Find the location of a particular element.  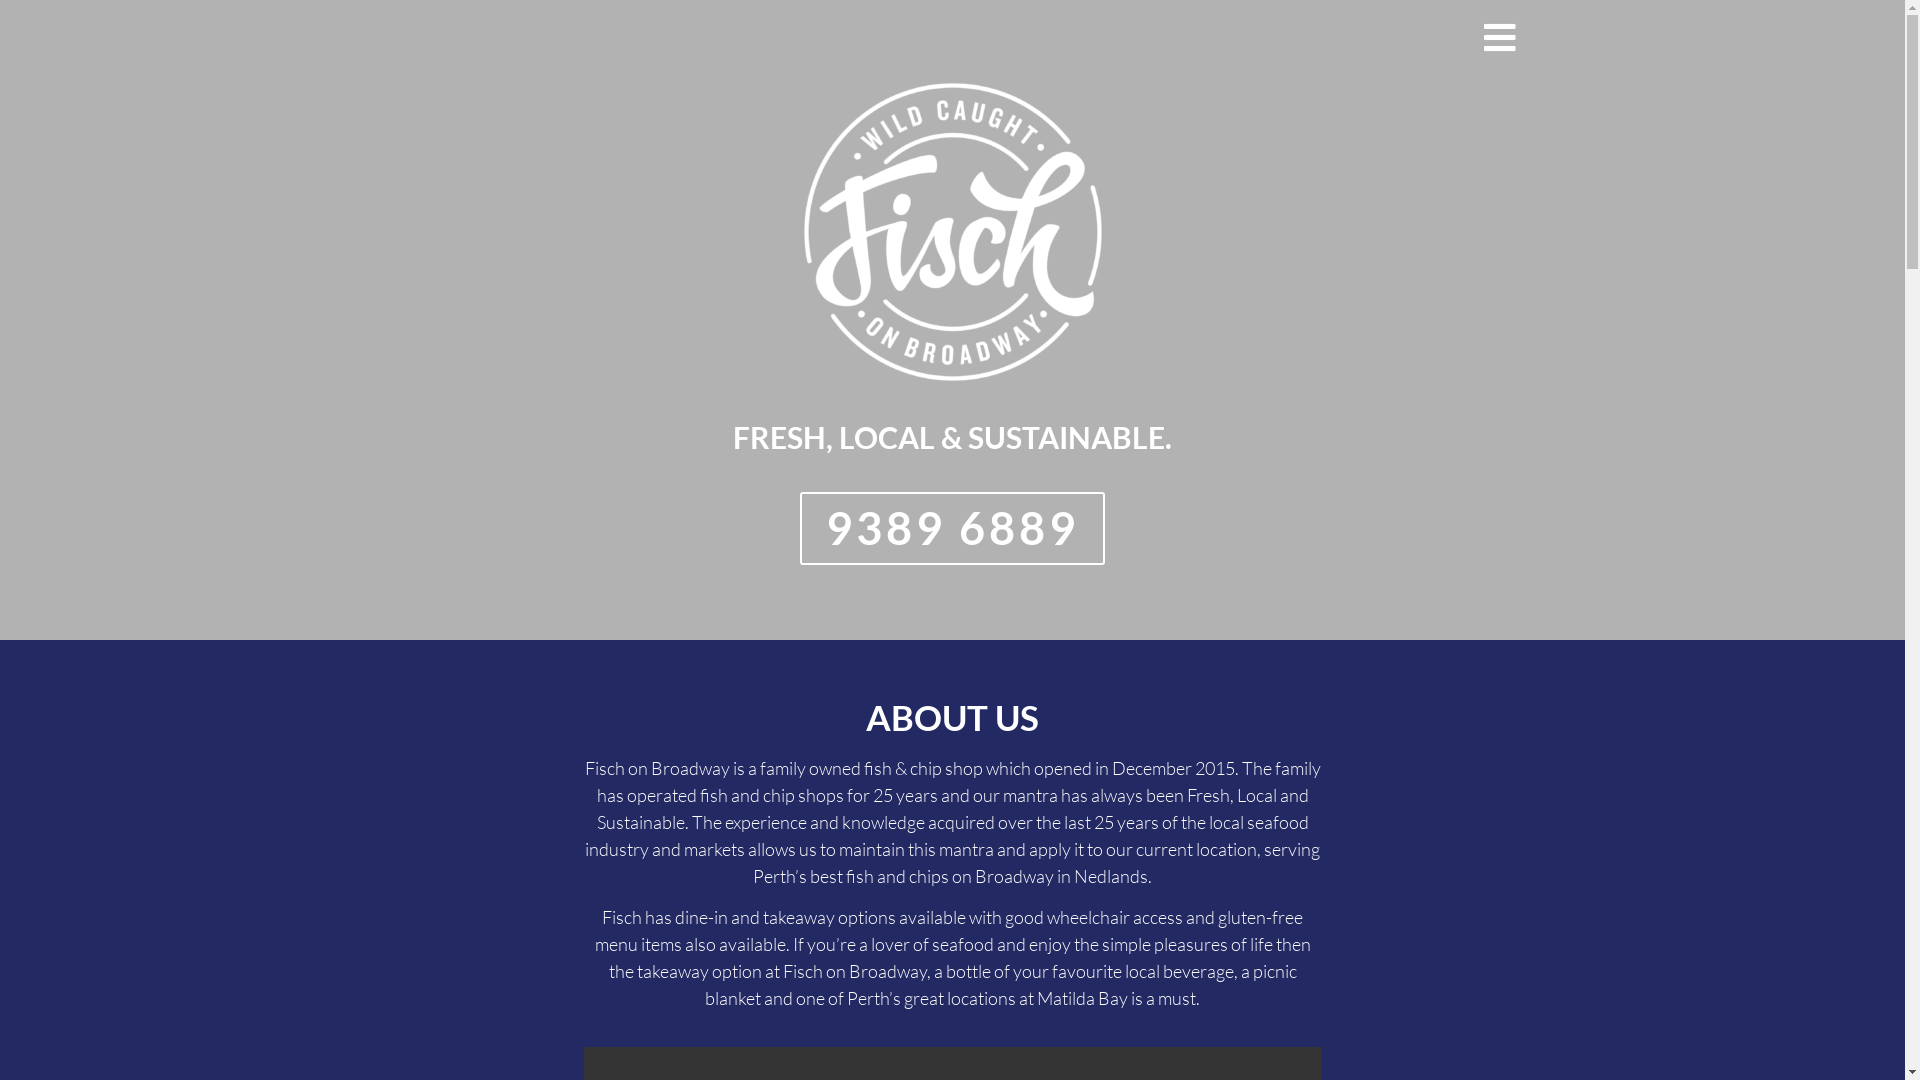

'9389 6889' is located at coordinates (950, 527).